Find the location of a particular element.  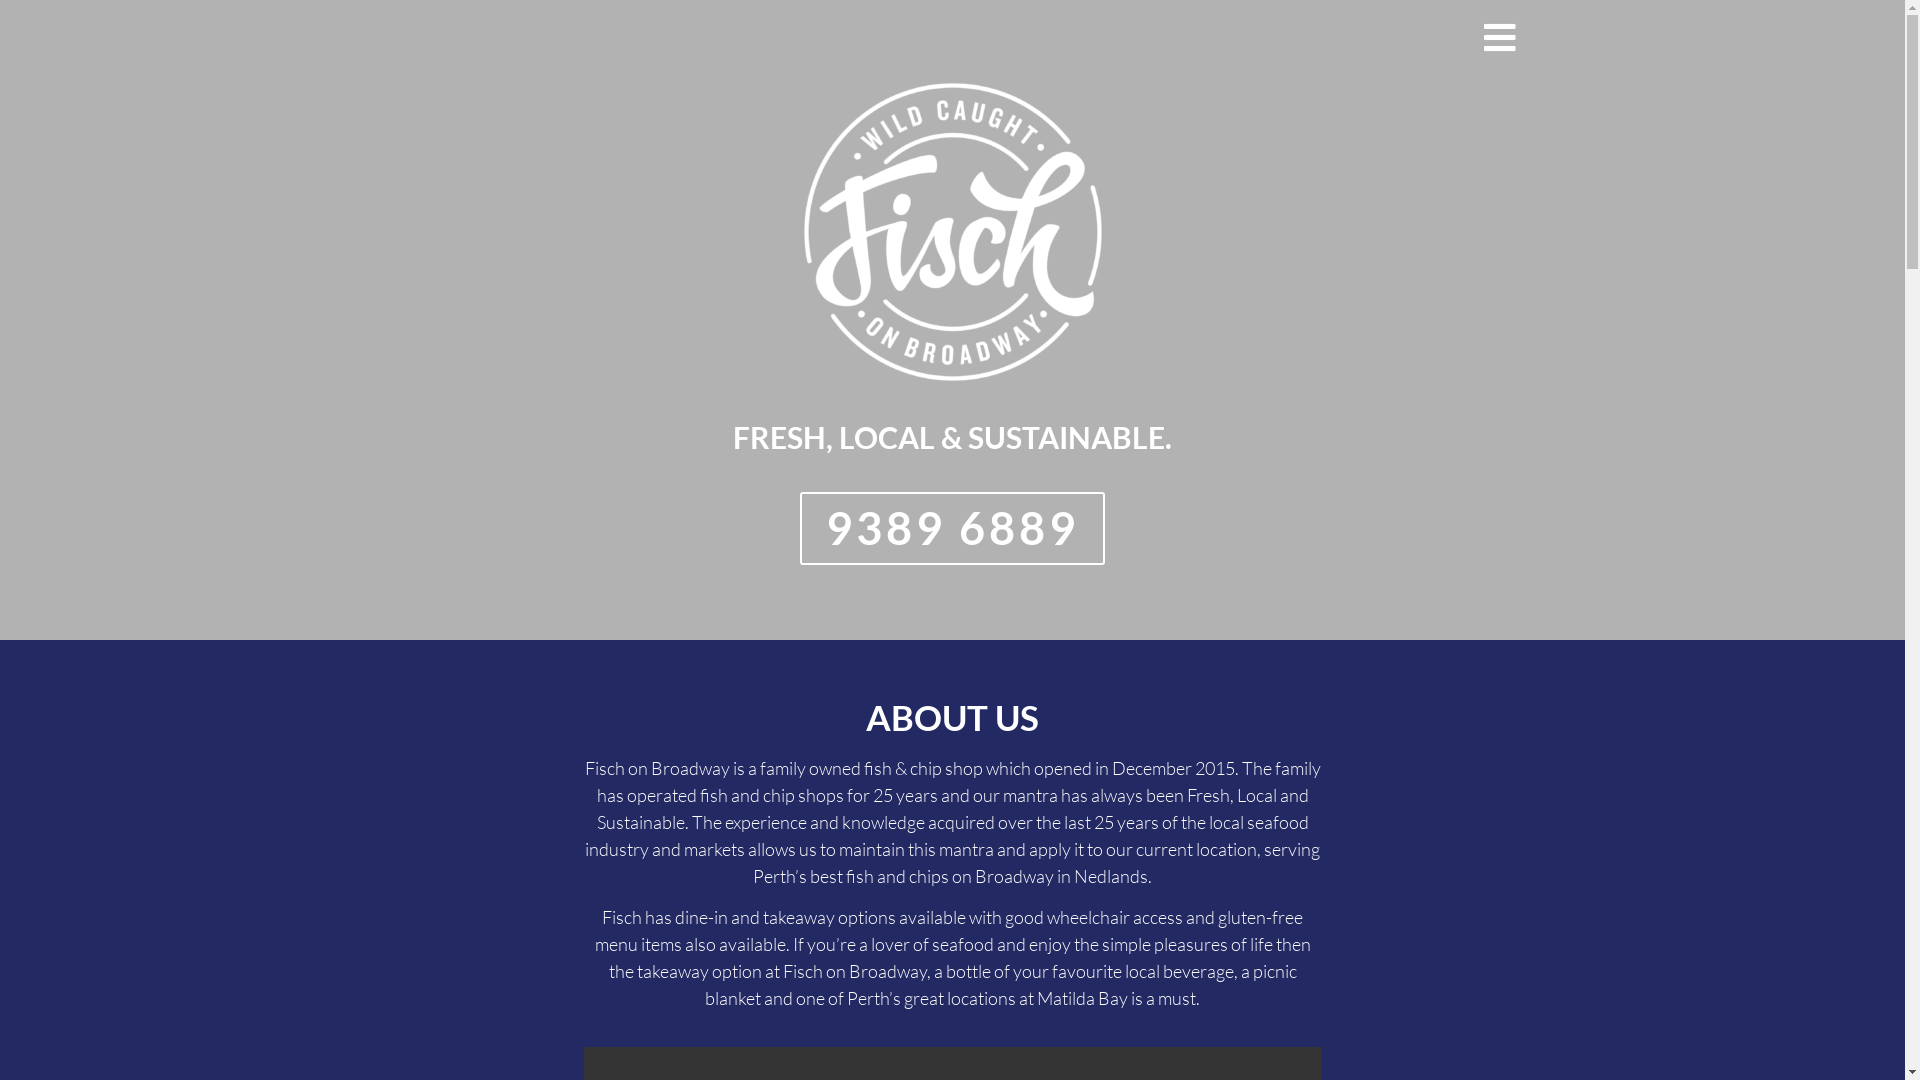

'9389 6889' is located at coordinates (950, 527).